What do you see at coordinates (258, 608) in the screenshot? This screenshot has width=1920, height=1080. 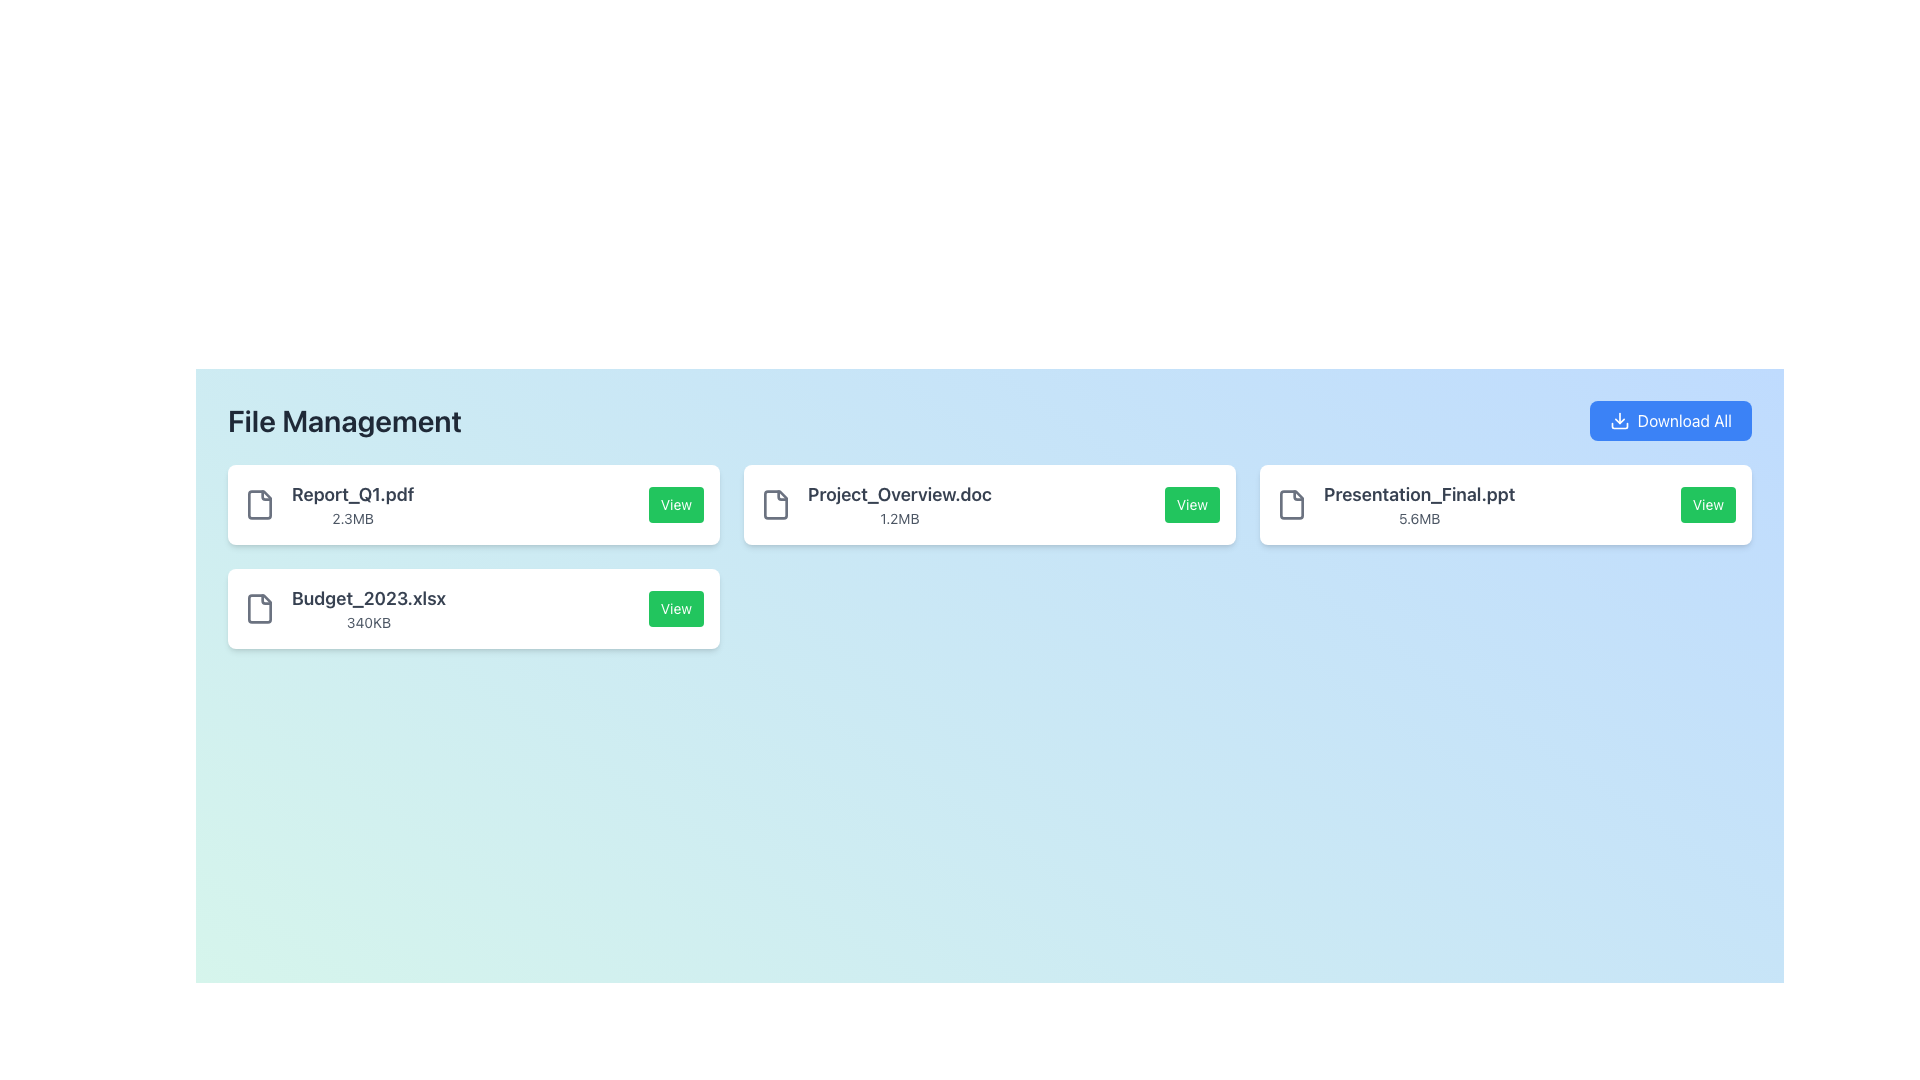 I see `the file icon, which is a simple outline resembling a document with a folded corner, located above the text 'Budget_2023.xlsx 340KB' in the file list` at bounding box center [258, 608].